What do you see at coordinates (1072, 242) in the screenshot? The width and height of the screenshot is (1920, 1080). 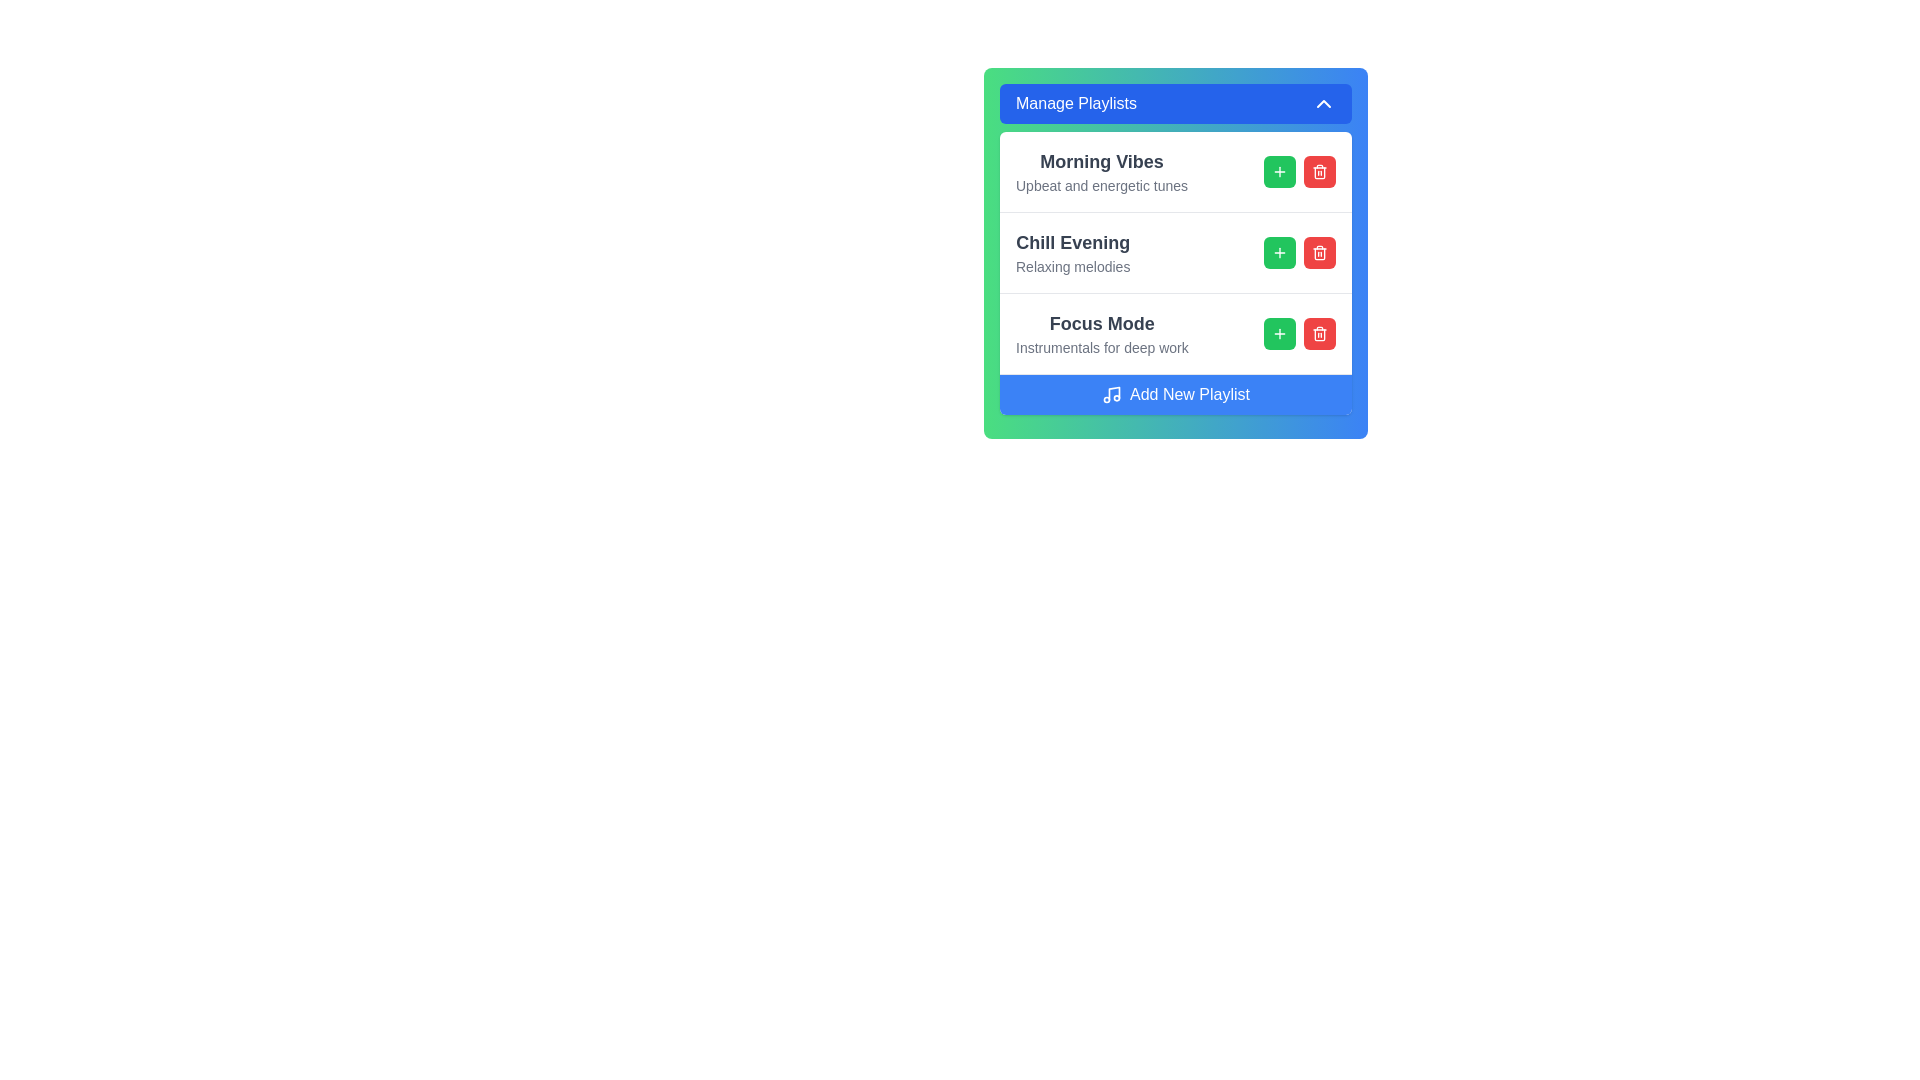 I see `the text label that displays the title of the playlist section, allowing the user to identify it within the interface` at bounding box center [1072, 242].